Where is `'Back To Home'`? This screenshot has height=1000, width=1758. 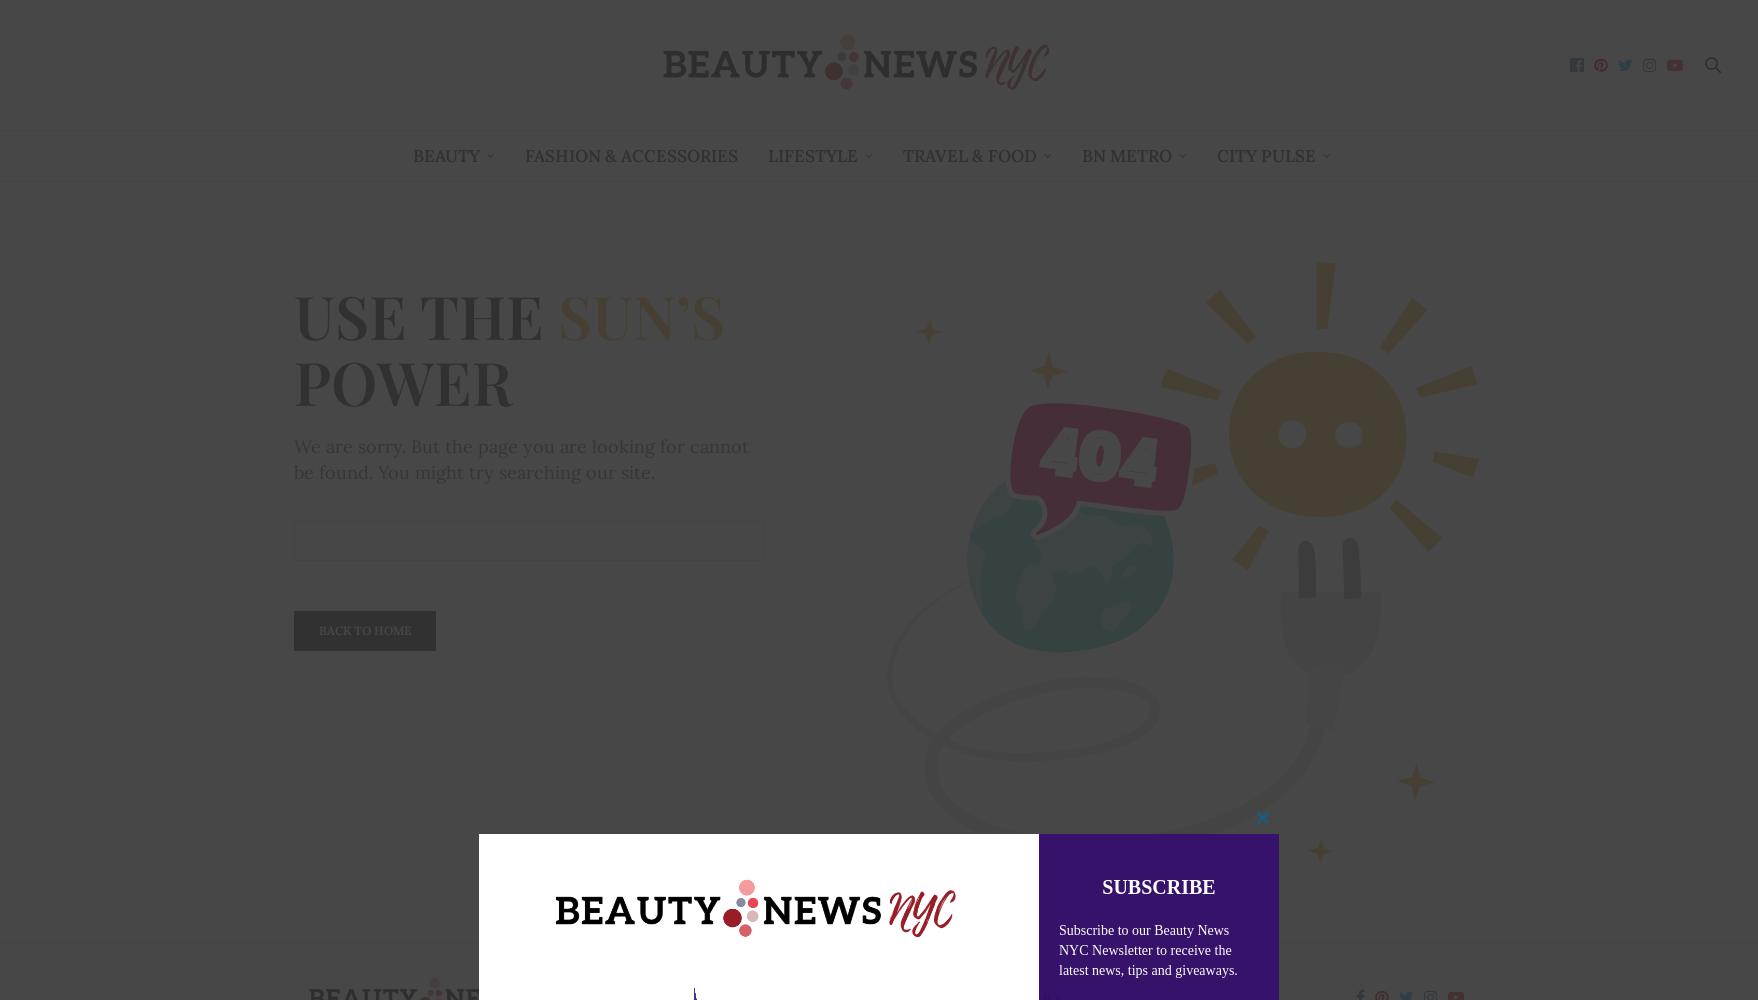 'Back To Home' is located at coordinates (364, 630).